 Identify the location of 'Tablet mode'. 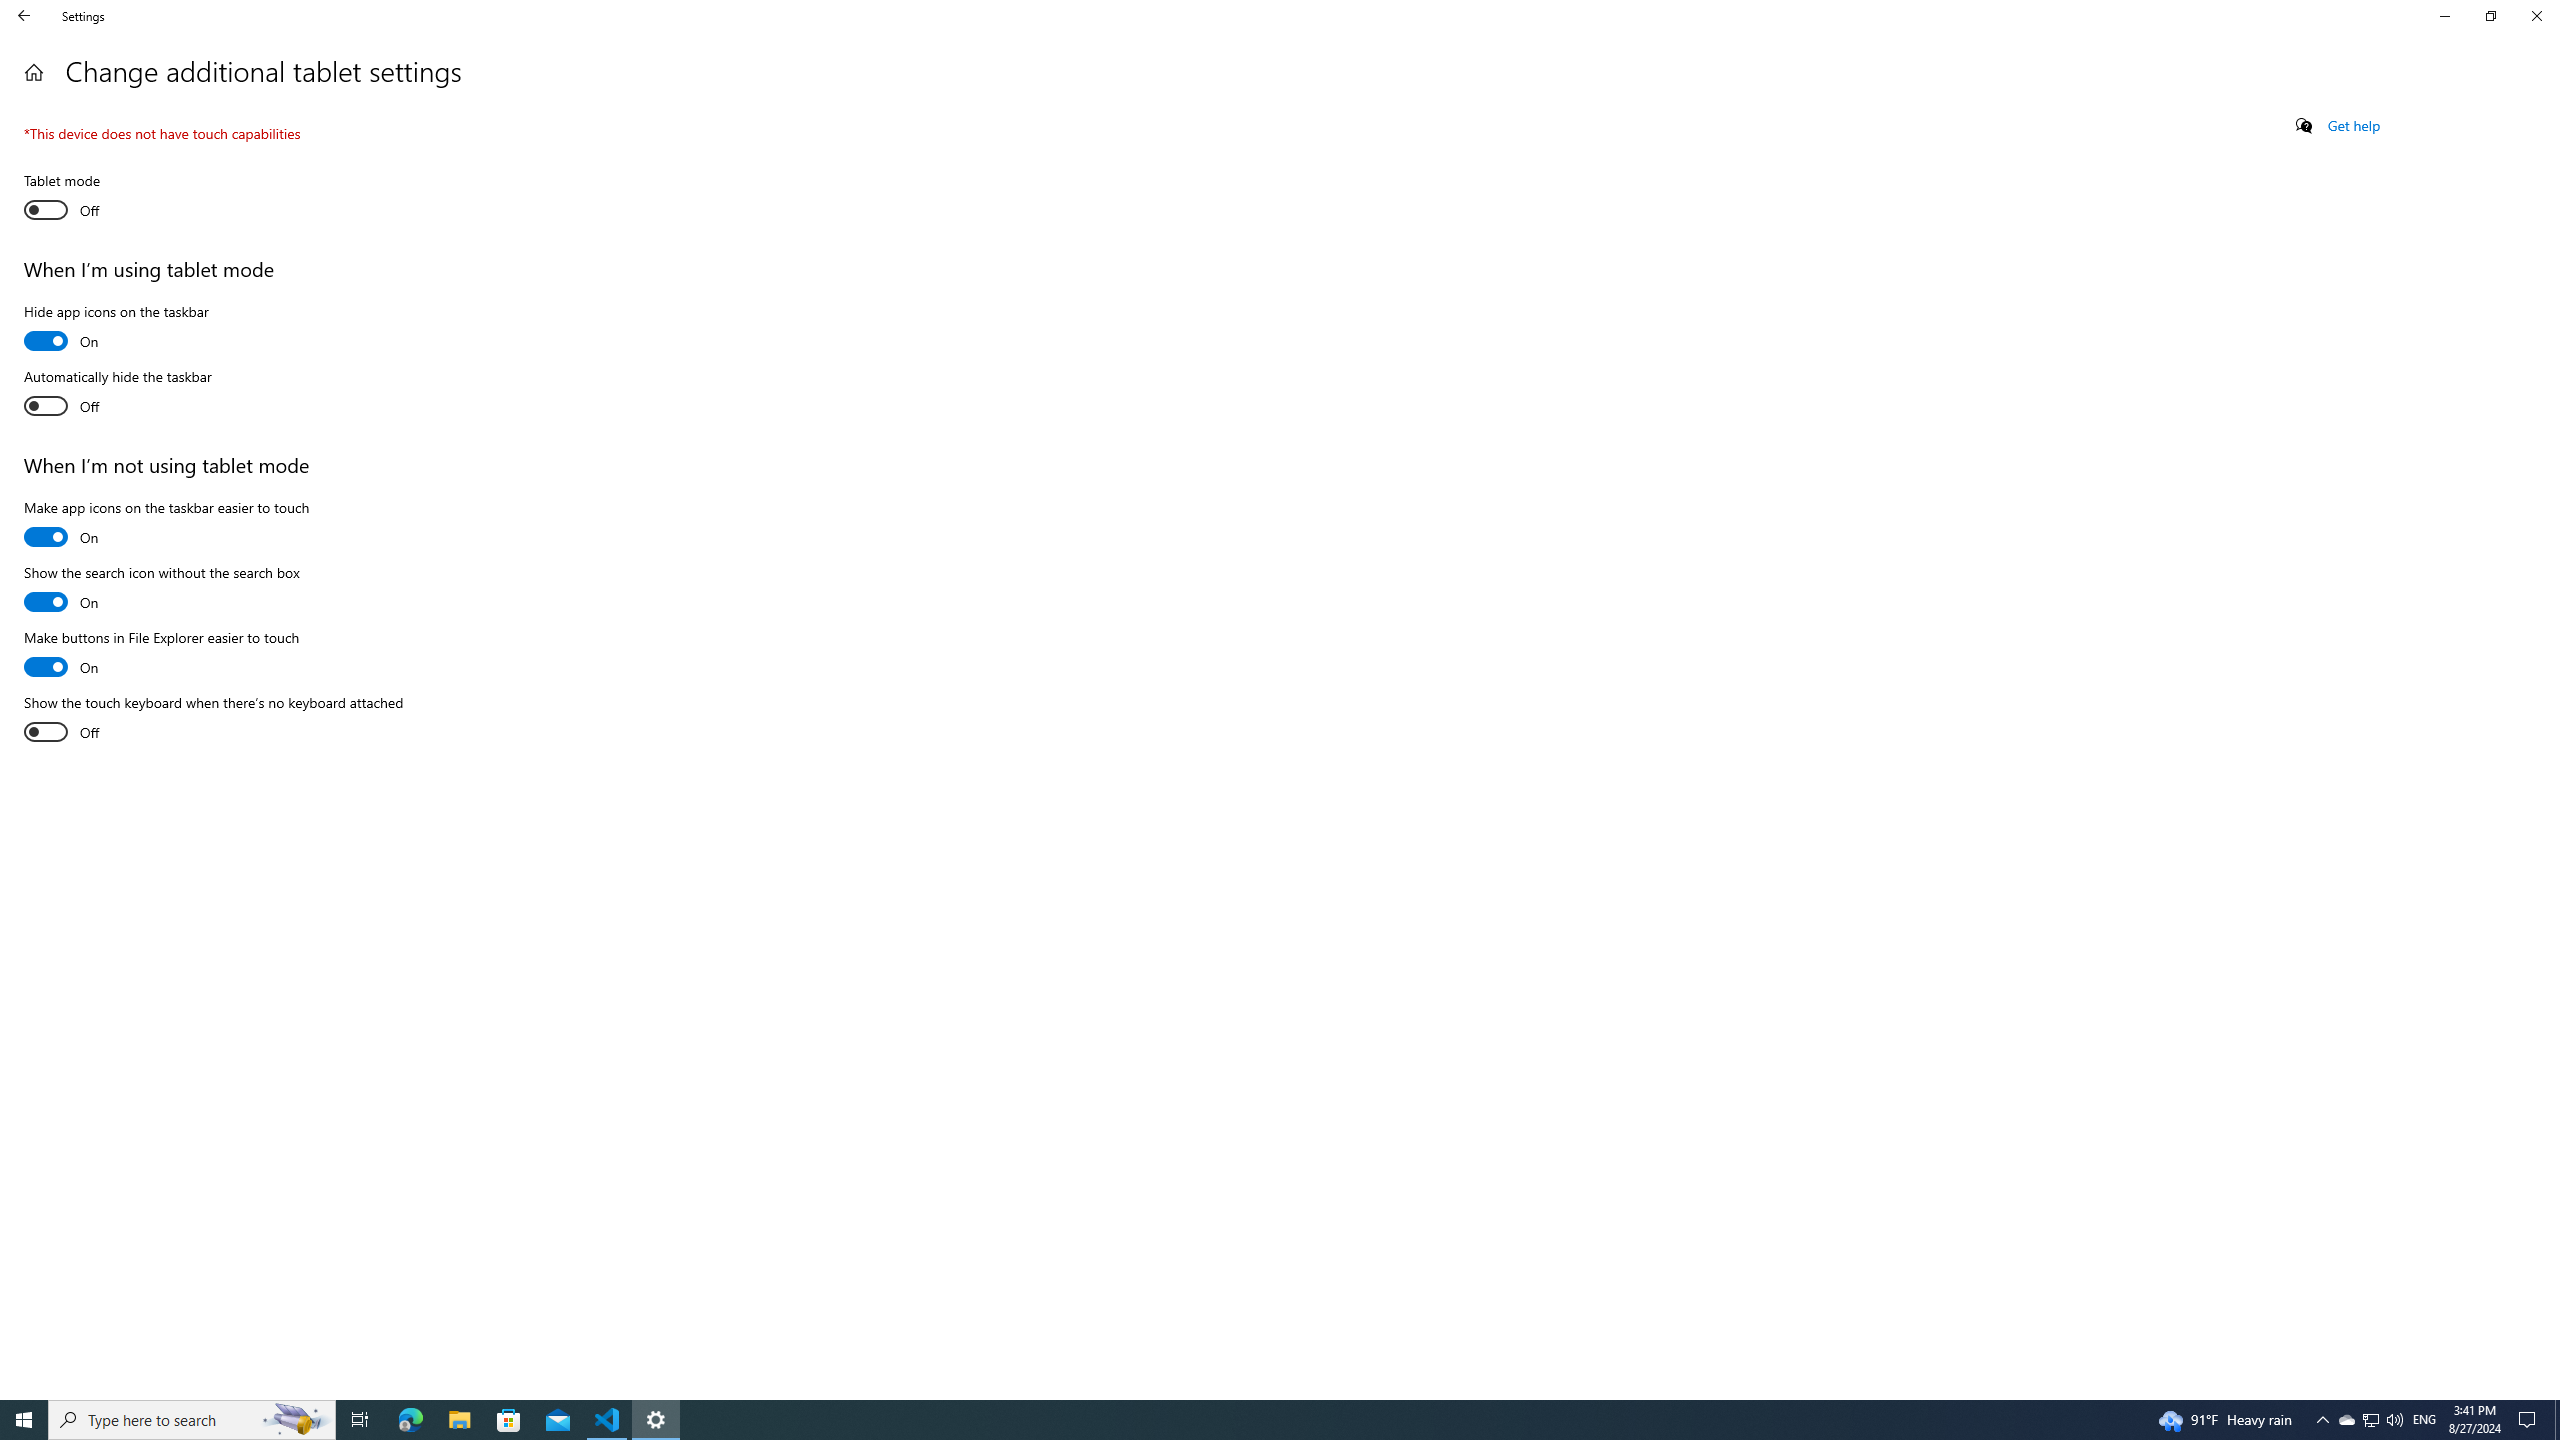
(97, 198).